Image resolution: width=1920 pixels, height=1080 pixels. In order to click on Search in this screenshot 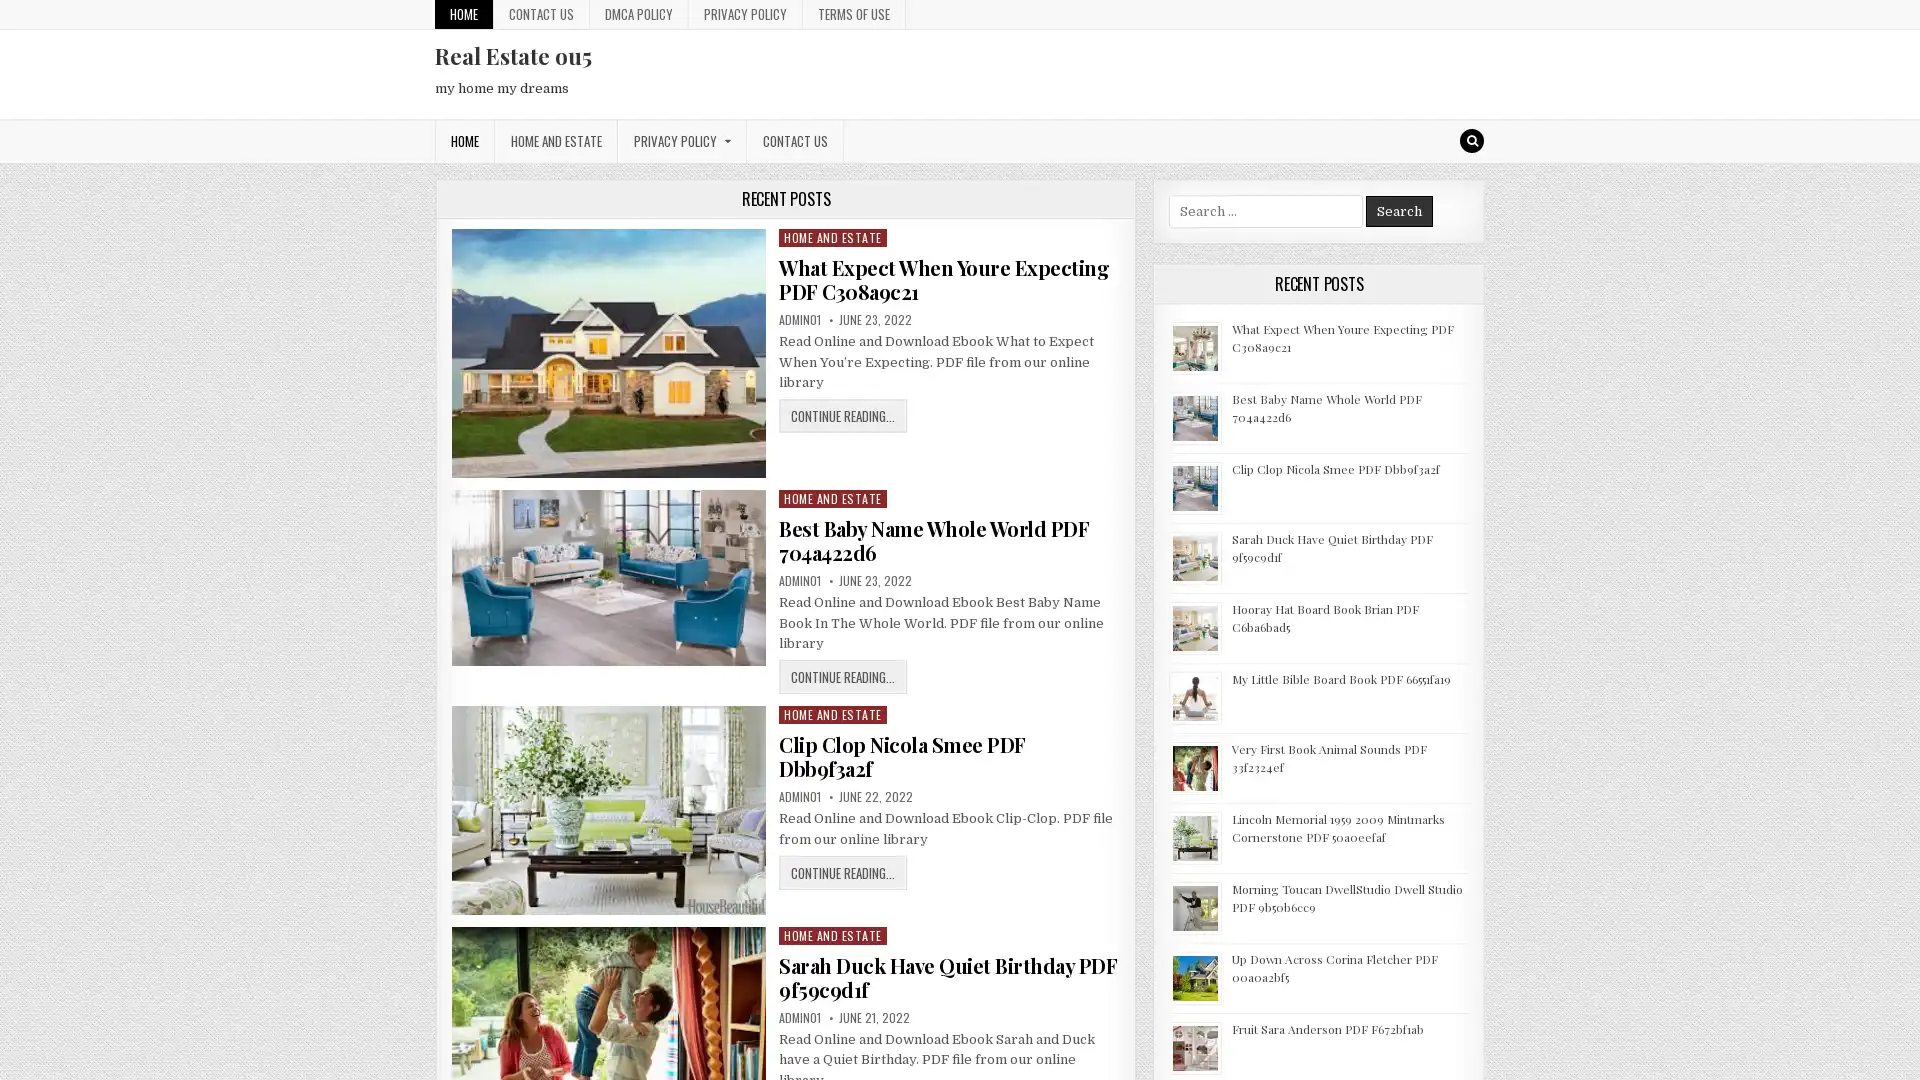, I will do `click(1398, 211)`.